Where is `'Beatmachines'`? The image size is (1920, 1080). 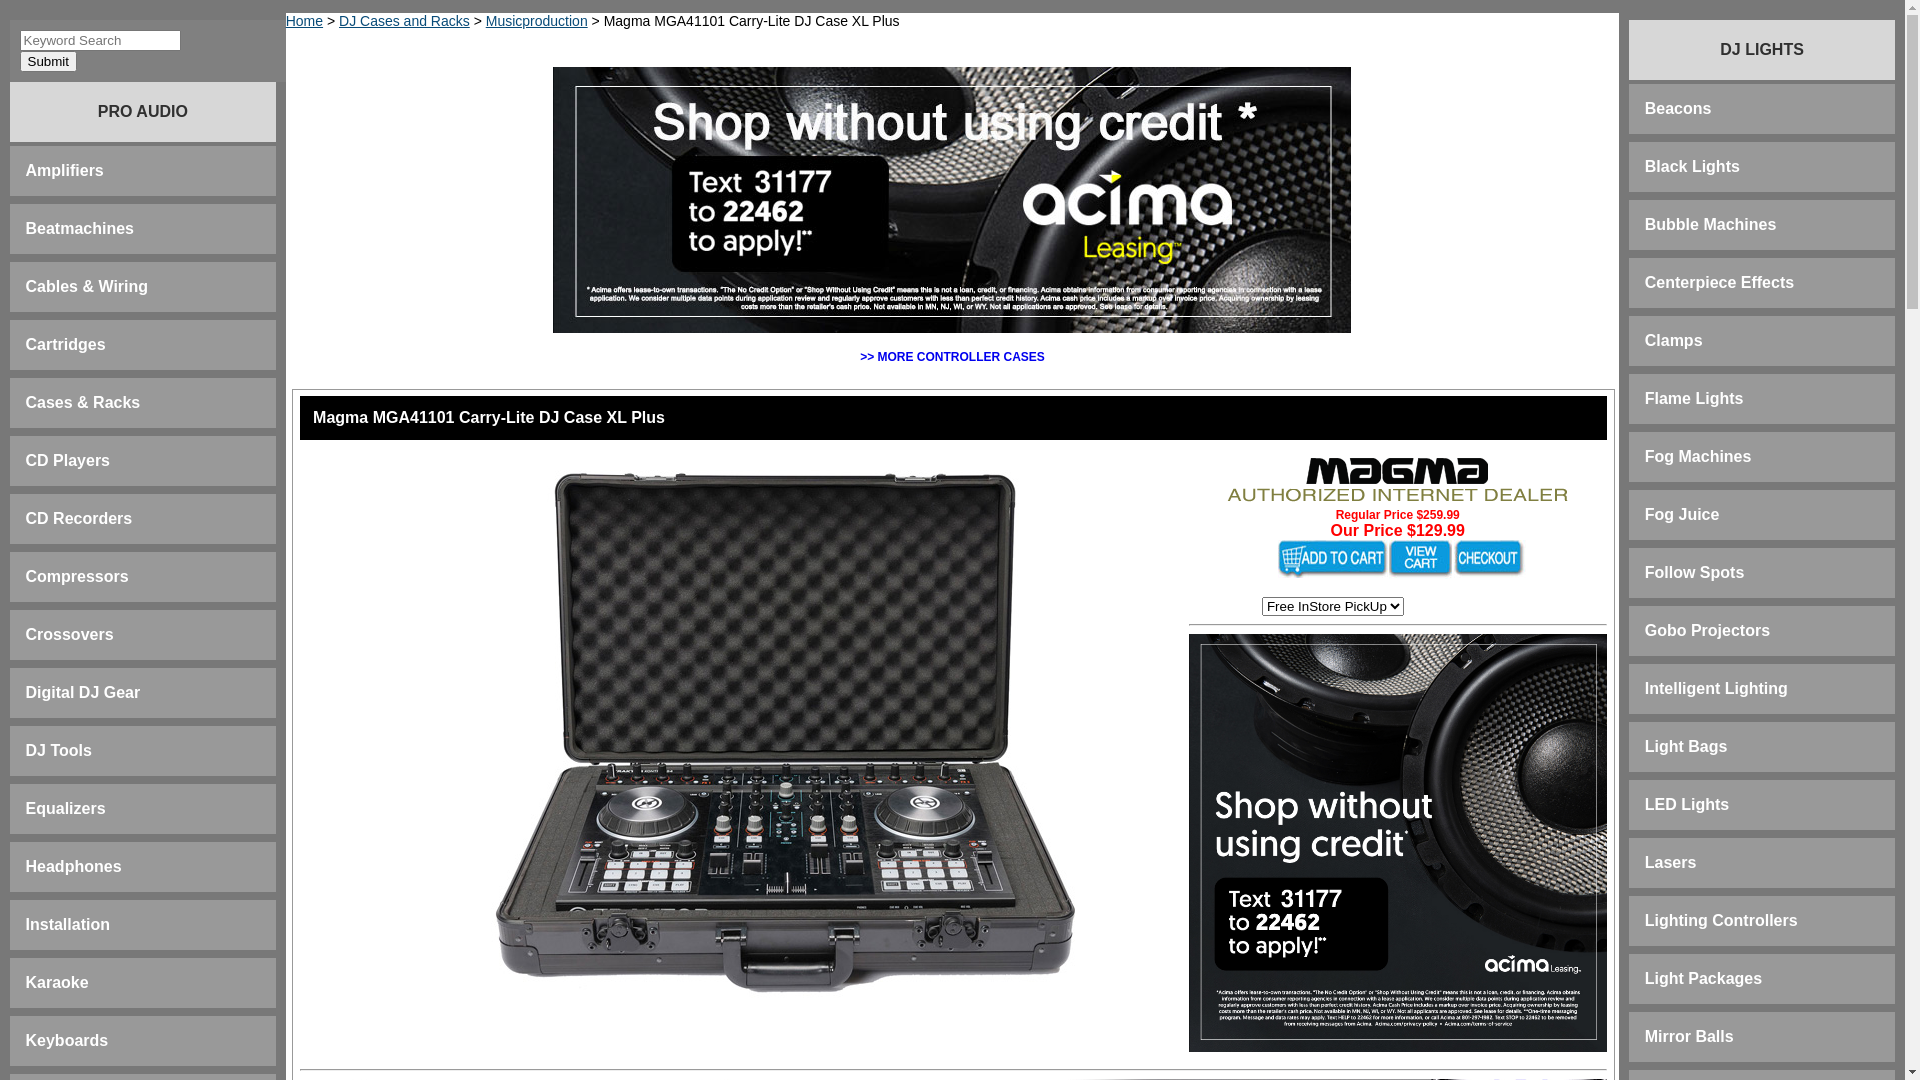 'Beatmachines' is located at coordinates (80, 227).